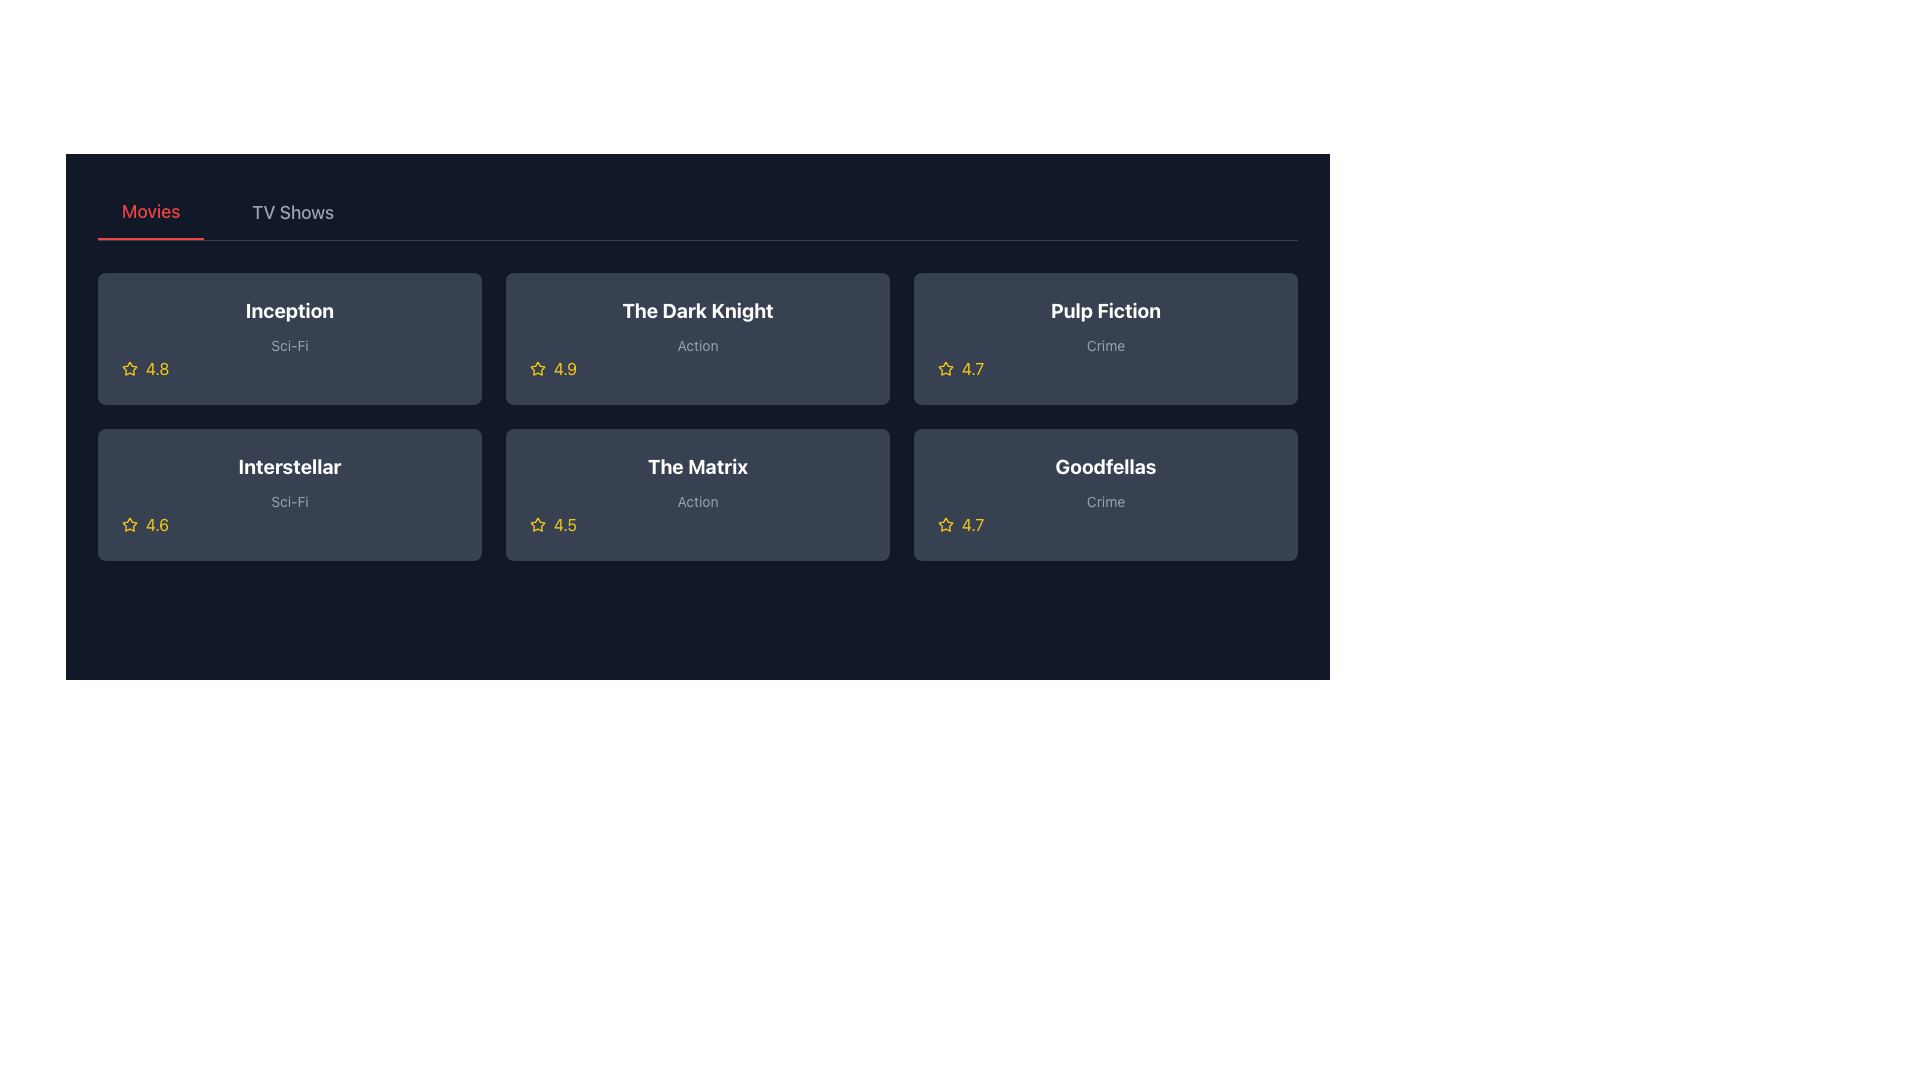  I want to click on the star icon, which is an outlined yellow icon indicating a rating of 4.7, located in the first column of the third row in the grid layout, so click(944, 523).